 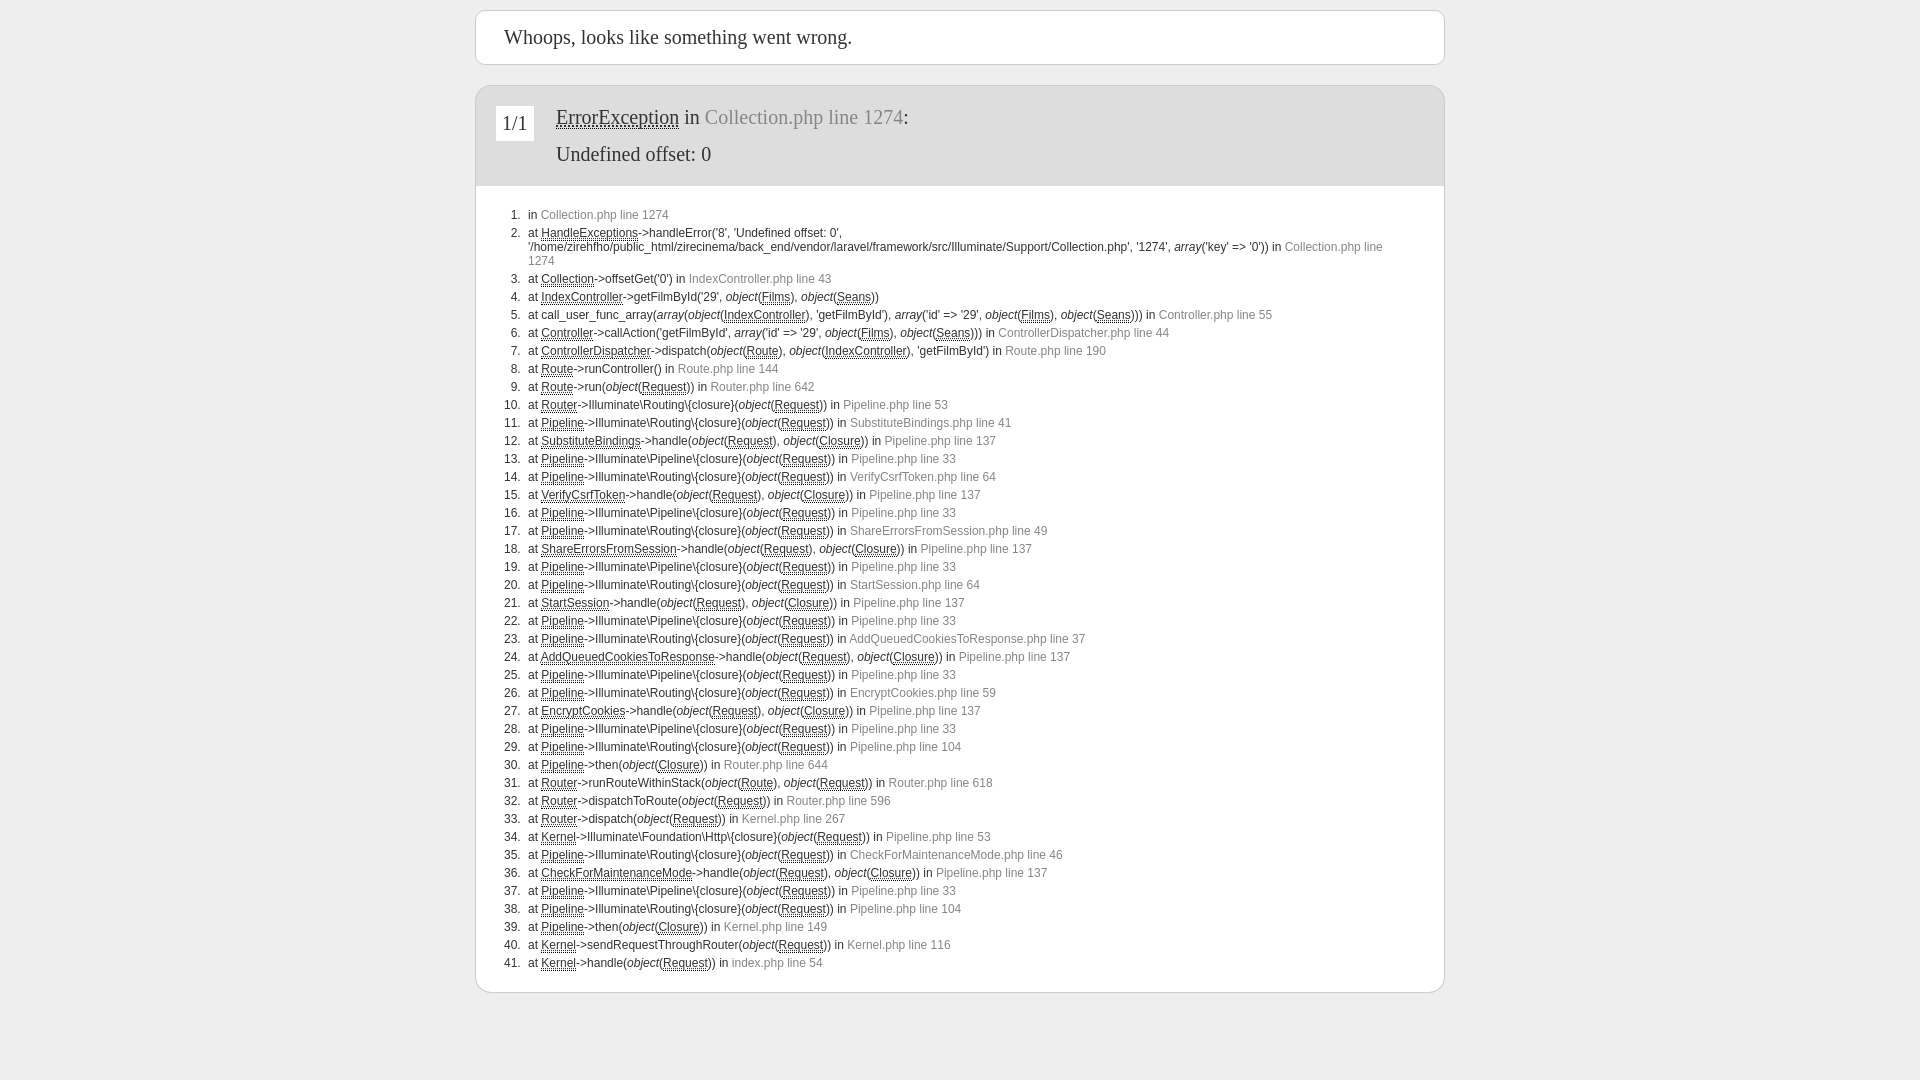 What do you see at coordinates (727, 369) in the screenshot?
I see `'Route.php line 144'` at bounding box center [727, 369].